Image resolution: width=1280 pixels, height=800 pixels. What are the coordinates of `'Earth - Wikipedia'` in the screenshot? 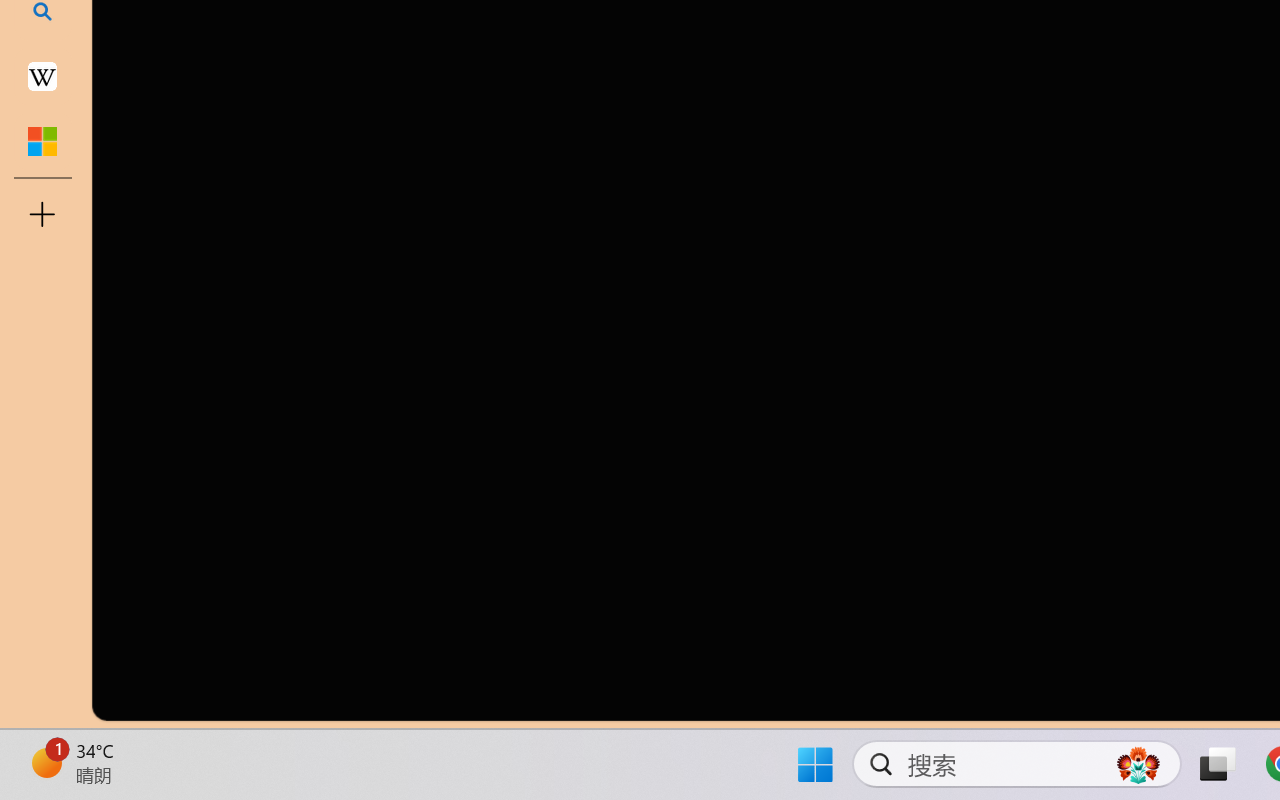 It's located at (42, 76).